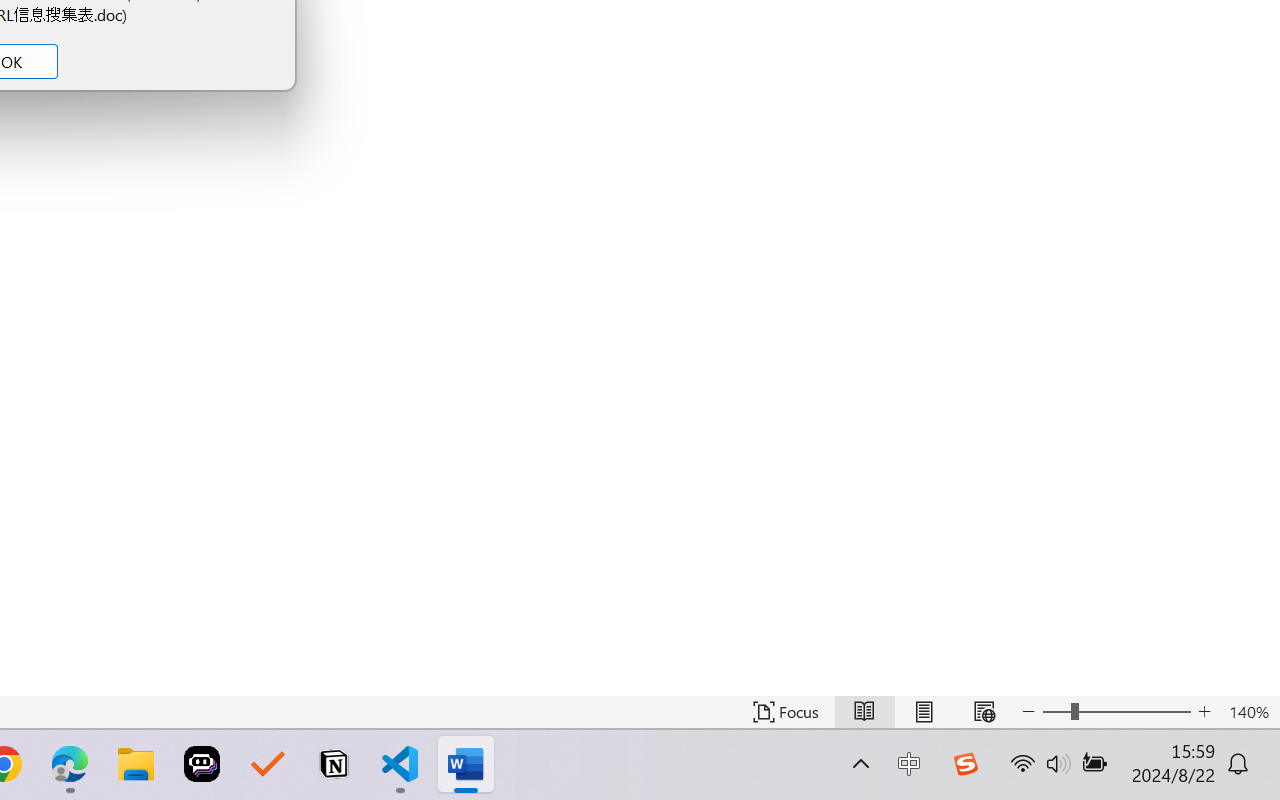 The height and width of the screenshot is (800, 1280). What do you see at coordinates (923, 711) in the screenshot?
I see `'Print Layout'` at bounding box center [923, 711].